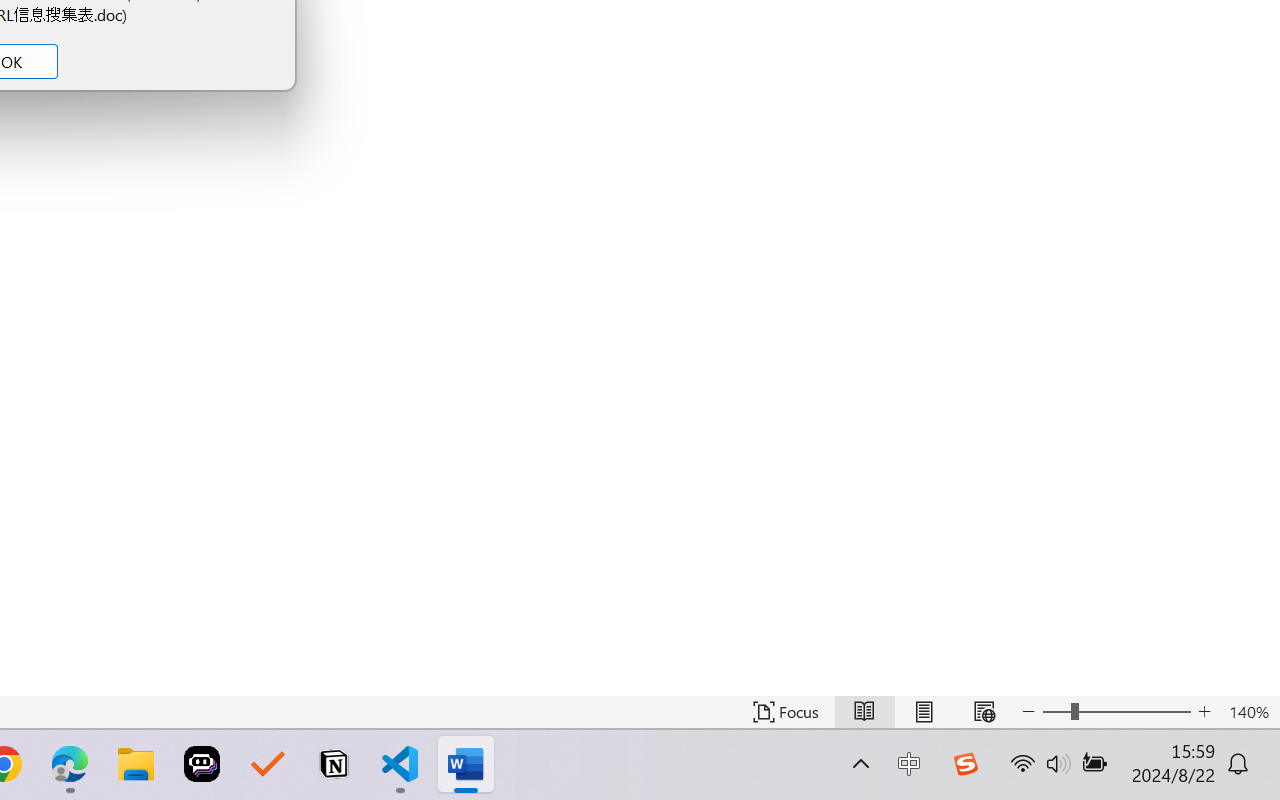 The height and width of the screenshot is (800, 1280). What do you see at coordinates (923, 711) in the screenshot?
I see `'Print Layout'` at bounding box center [923, 711].